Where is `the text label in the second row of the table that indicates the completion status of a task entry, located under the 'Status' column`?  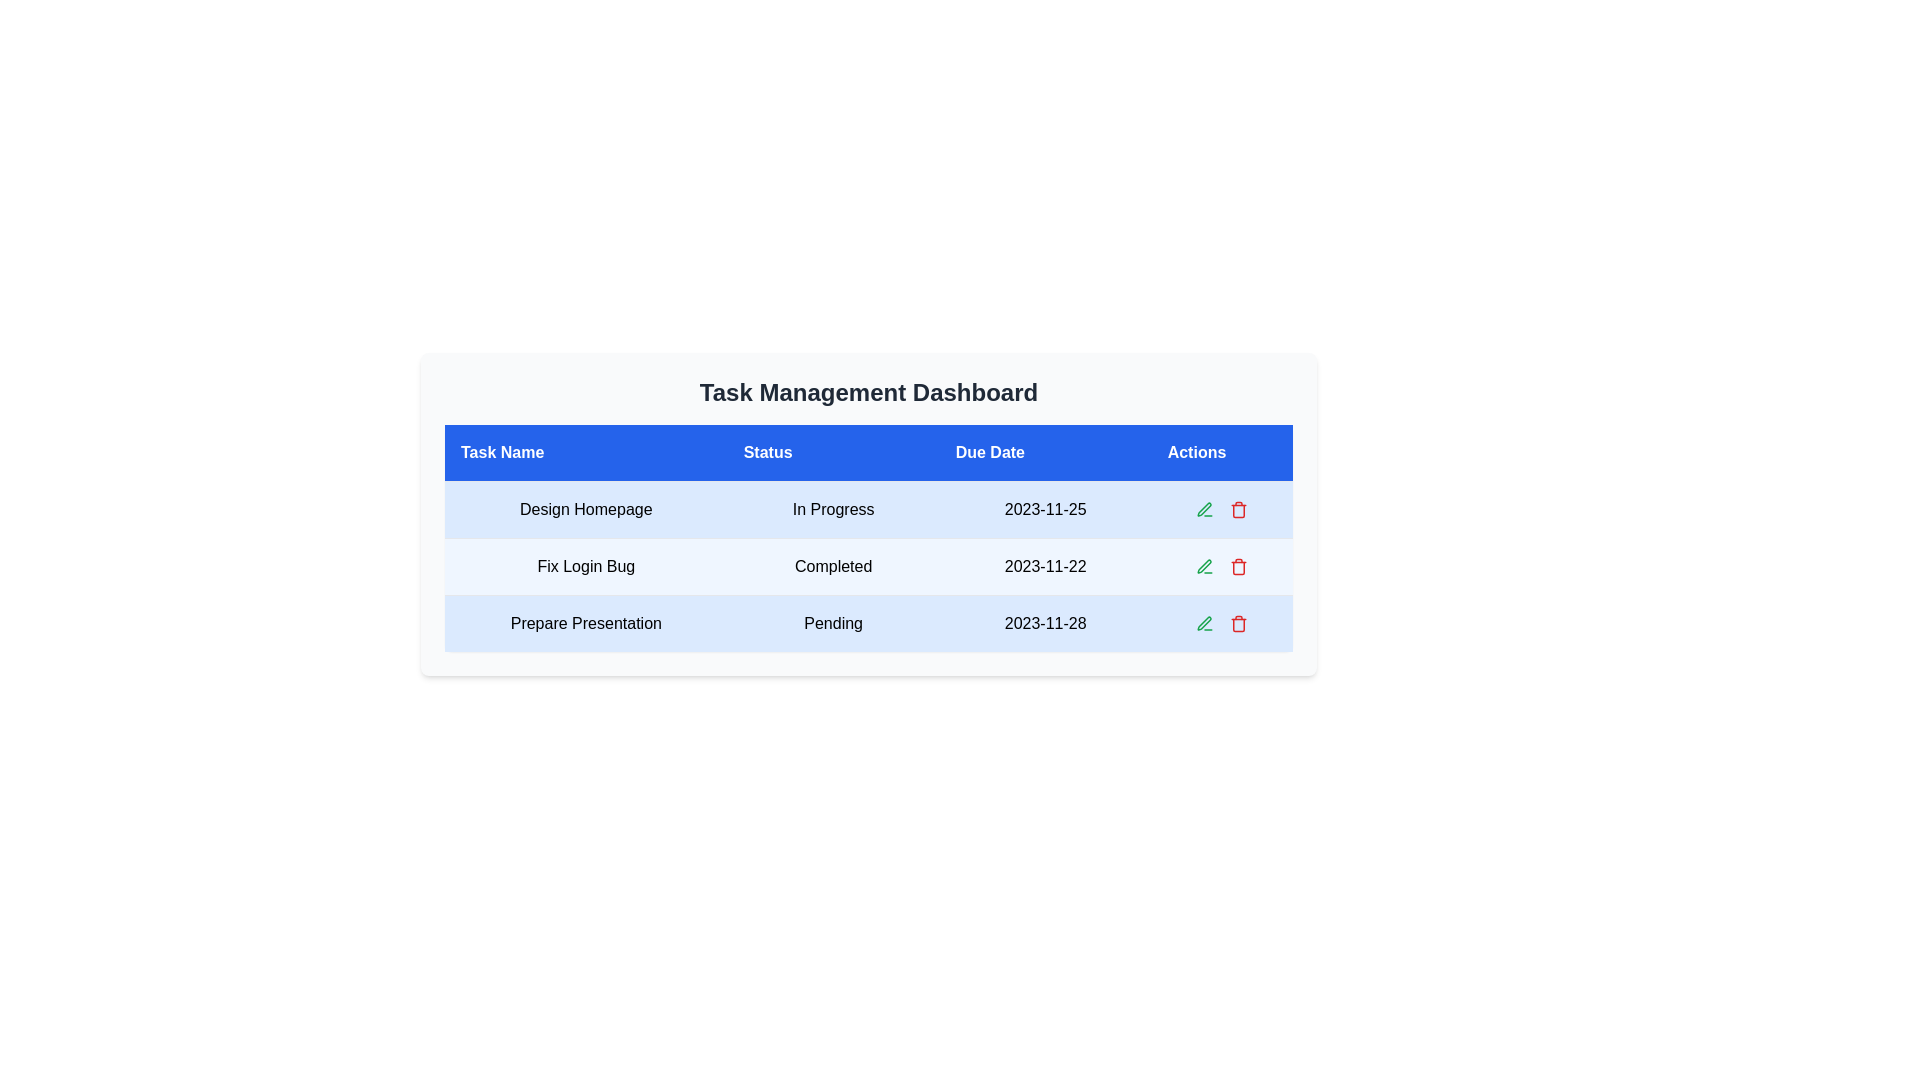 the text label in the second row of the table that indicates the completion status of a task entry, located under the 'Status' column is located at coordinates (833, 567).